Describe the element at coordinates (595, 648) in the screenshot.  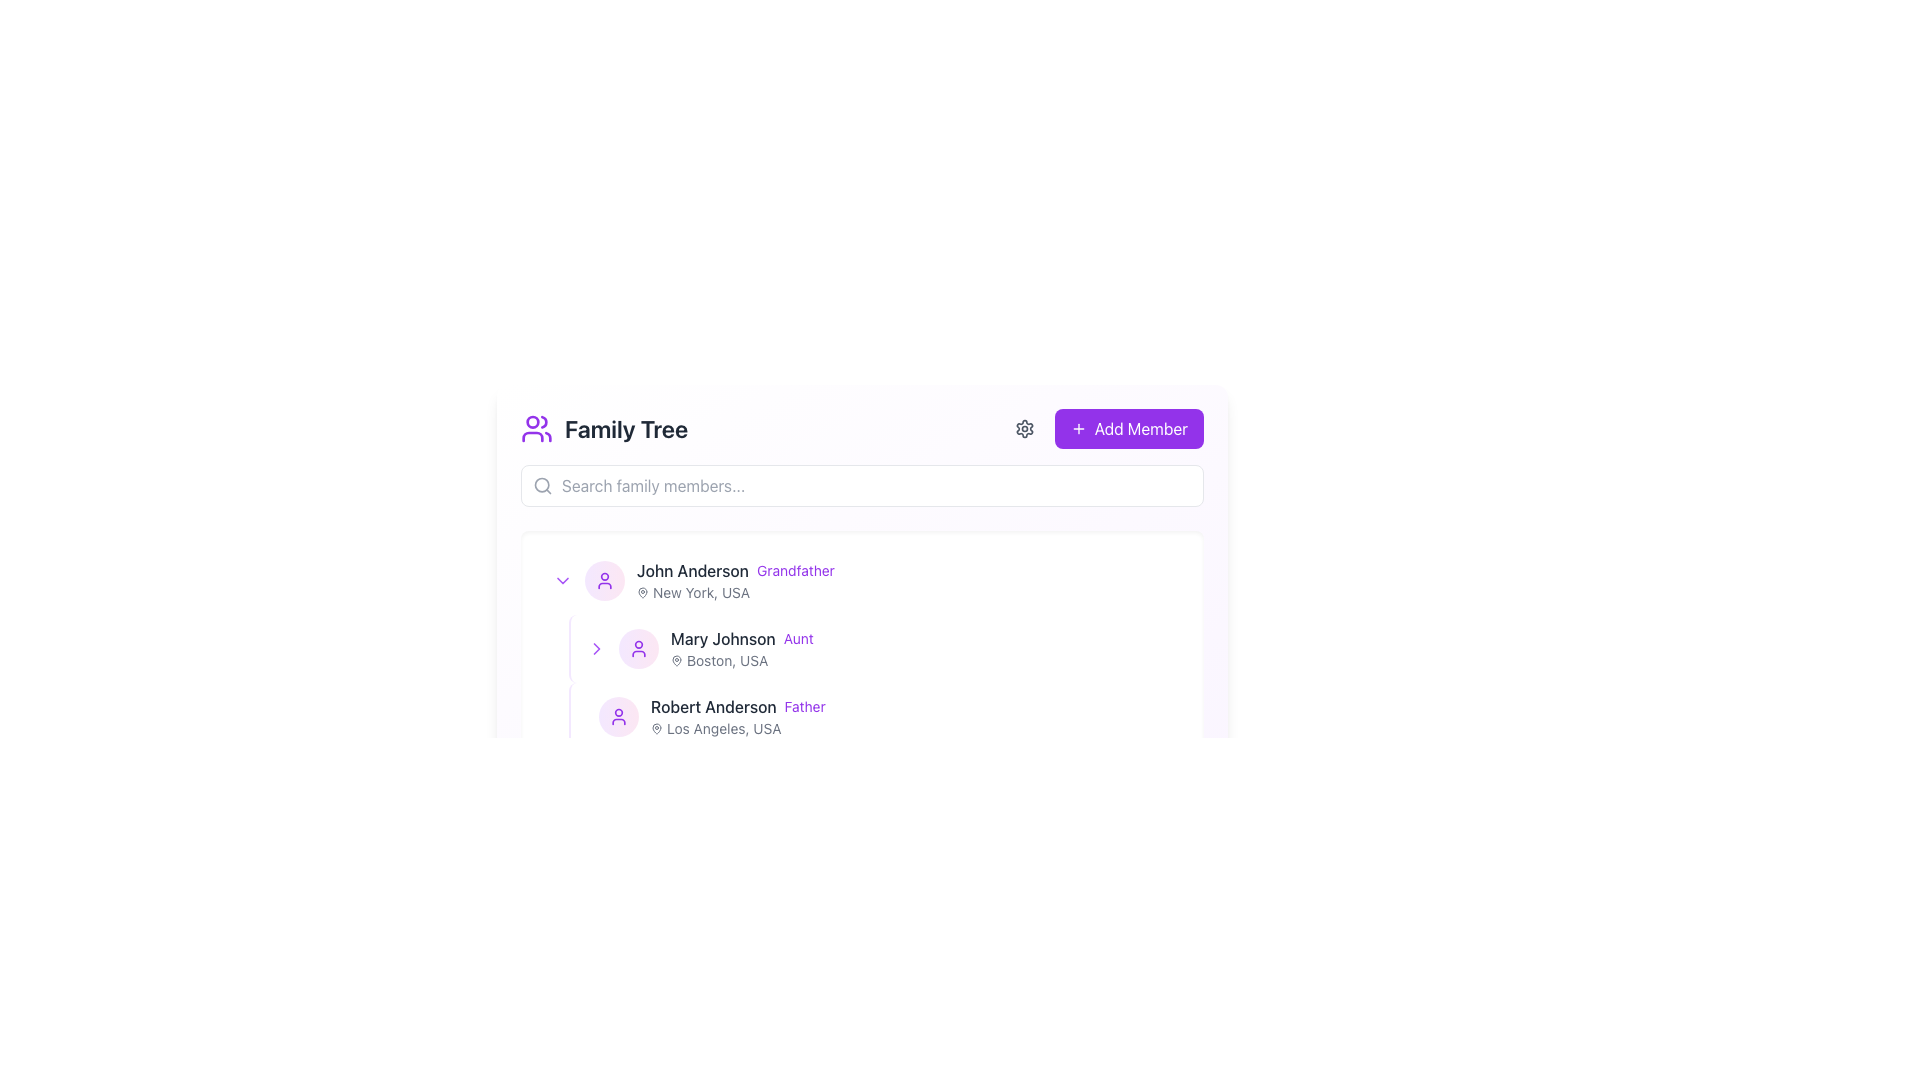
I see `the interactive chevron button styled in purple, located next to the profile picture of 'Mary Johnson' in the 'Family Tree' list view` at that location.